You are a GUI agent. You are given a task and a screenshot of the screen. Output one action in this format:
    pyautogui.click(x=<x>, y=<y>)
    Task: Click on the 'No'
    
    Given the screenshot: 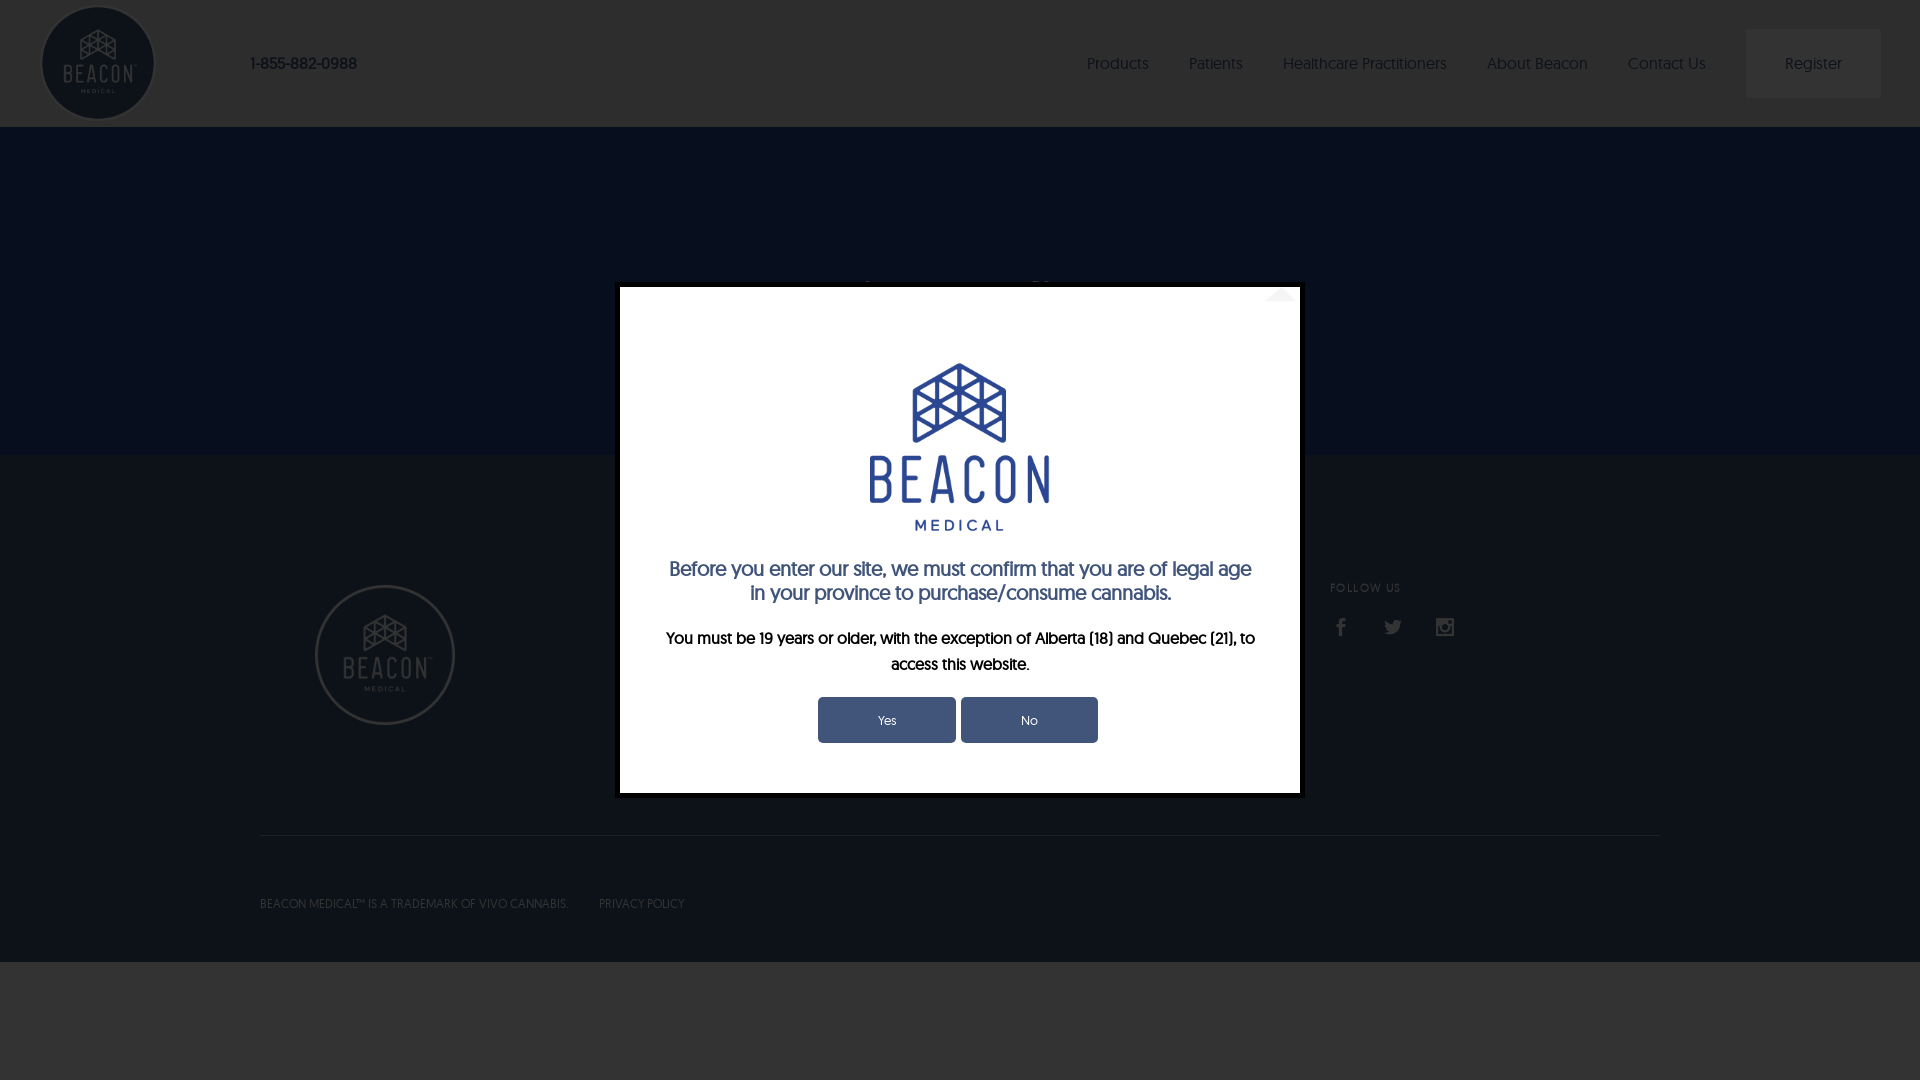 What is the action you would take?
    pyautogui.click(x=1028, y=720)
    